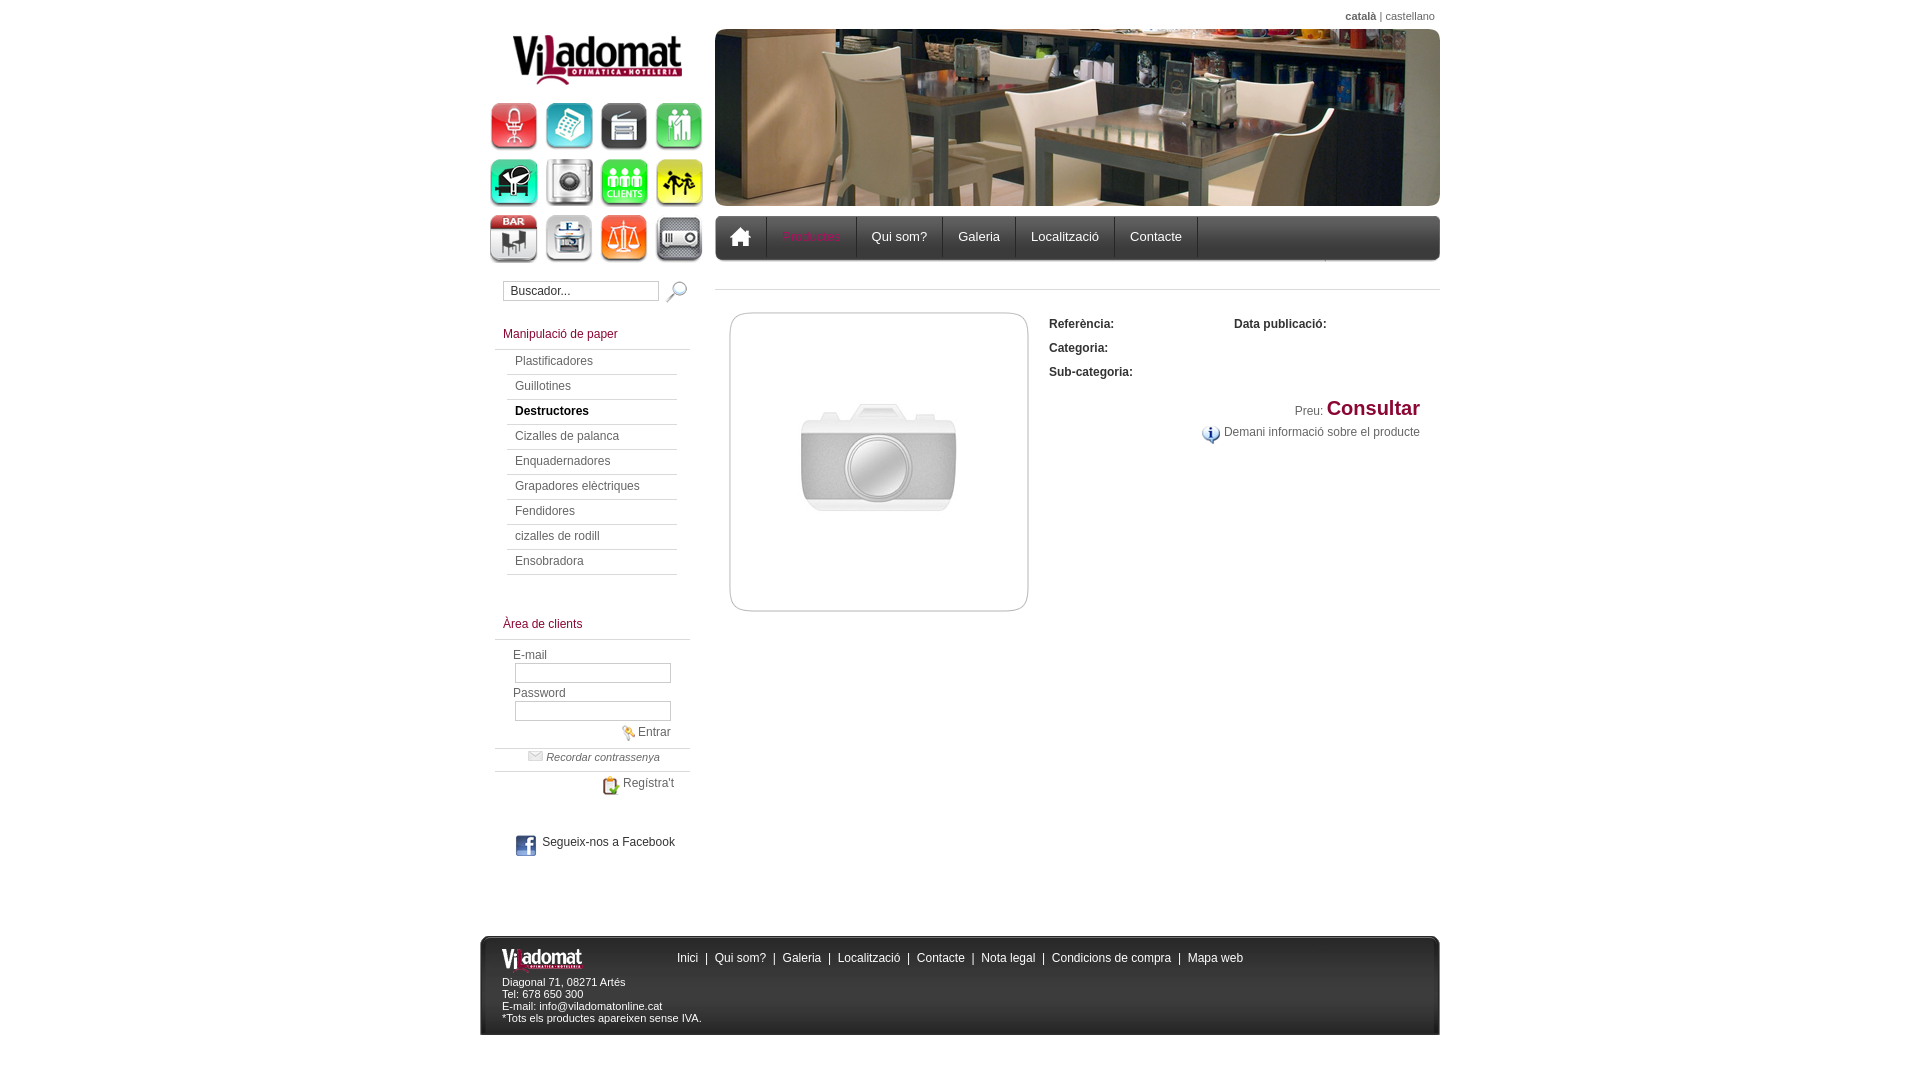 This screenshot has width=1920, height=1080. What do you see at coordinates (553, 361) in the screenshot?
I see `'Plastificadores'` at bounding box center [553, 361].